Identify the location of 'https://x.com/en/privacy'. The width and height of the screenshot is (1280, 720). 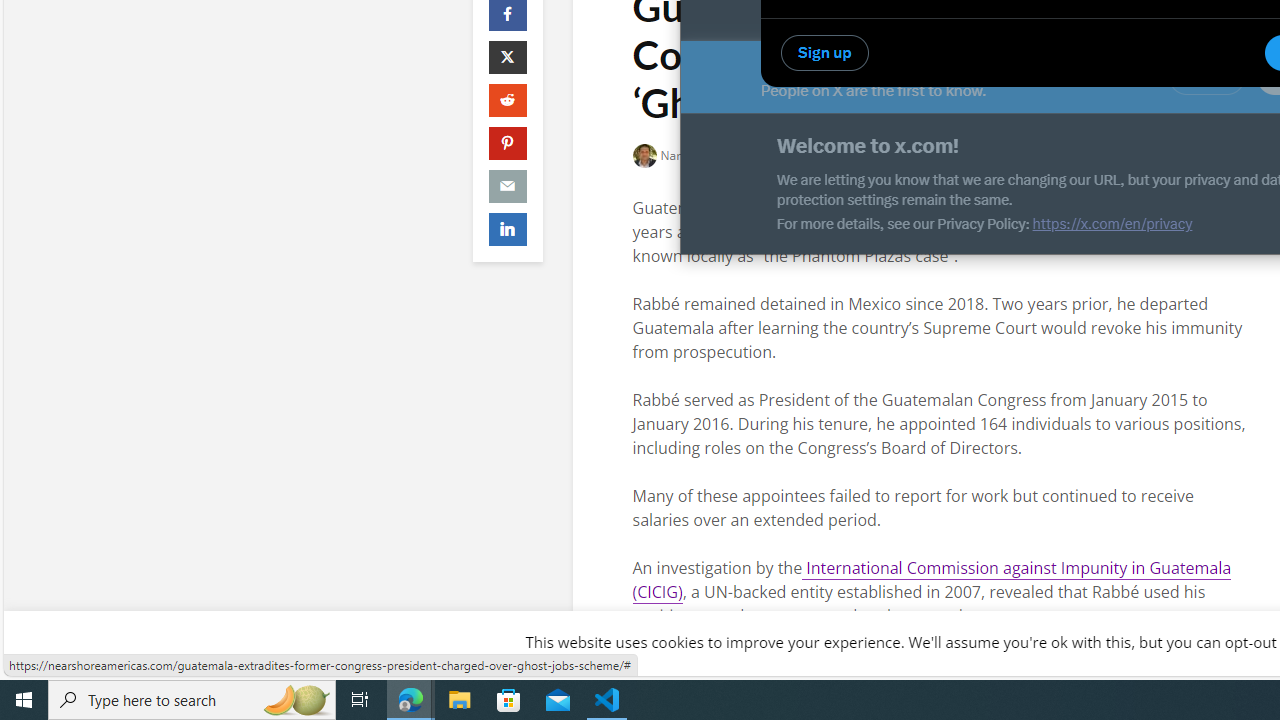
(1111, 223).